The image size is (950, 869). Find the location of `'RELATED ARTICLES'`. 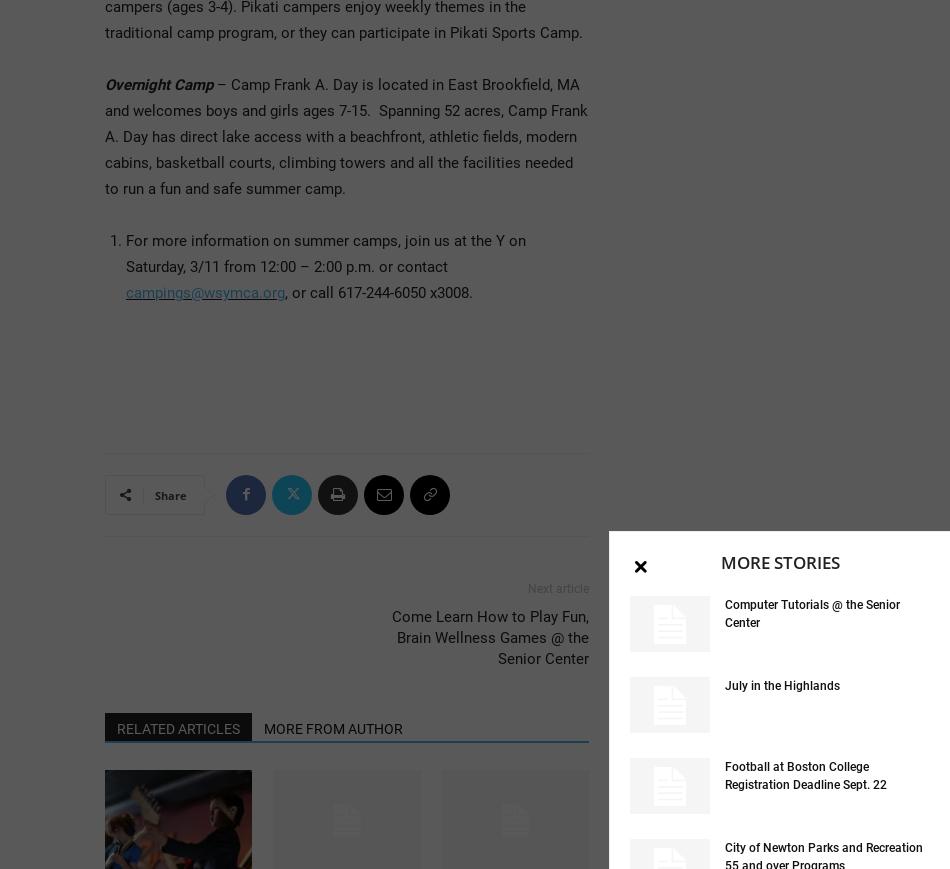

'RELATED ARTICLES' is located at coordinates (178, 727).